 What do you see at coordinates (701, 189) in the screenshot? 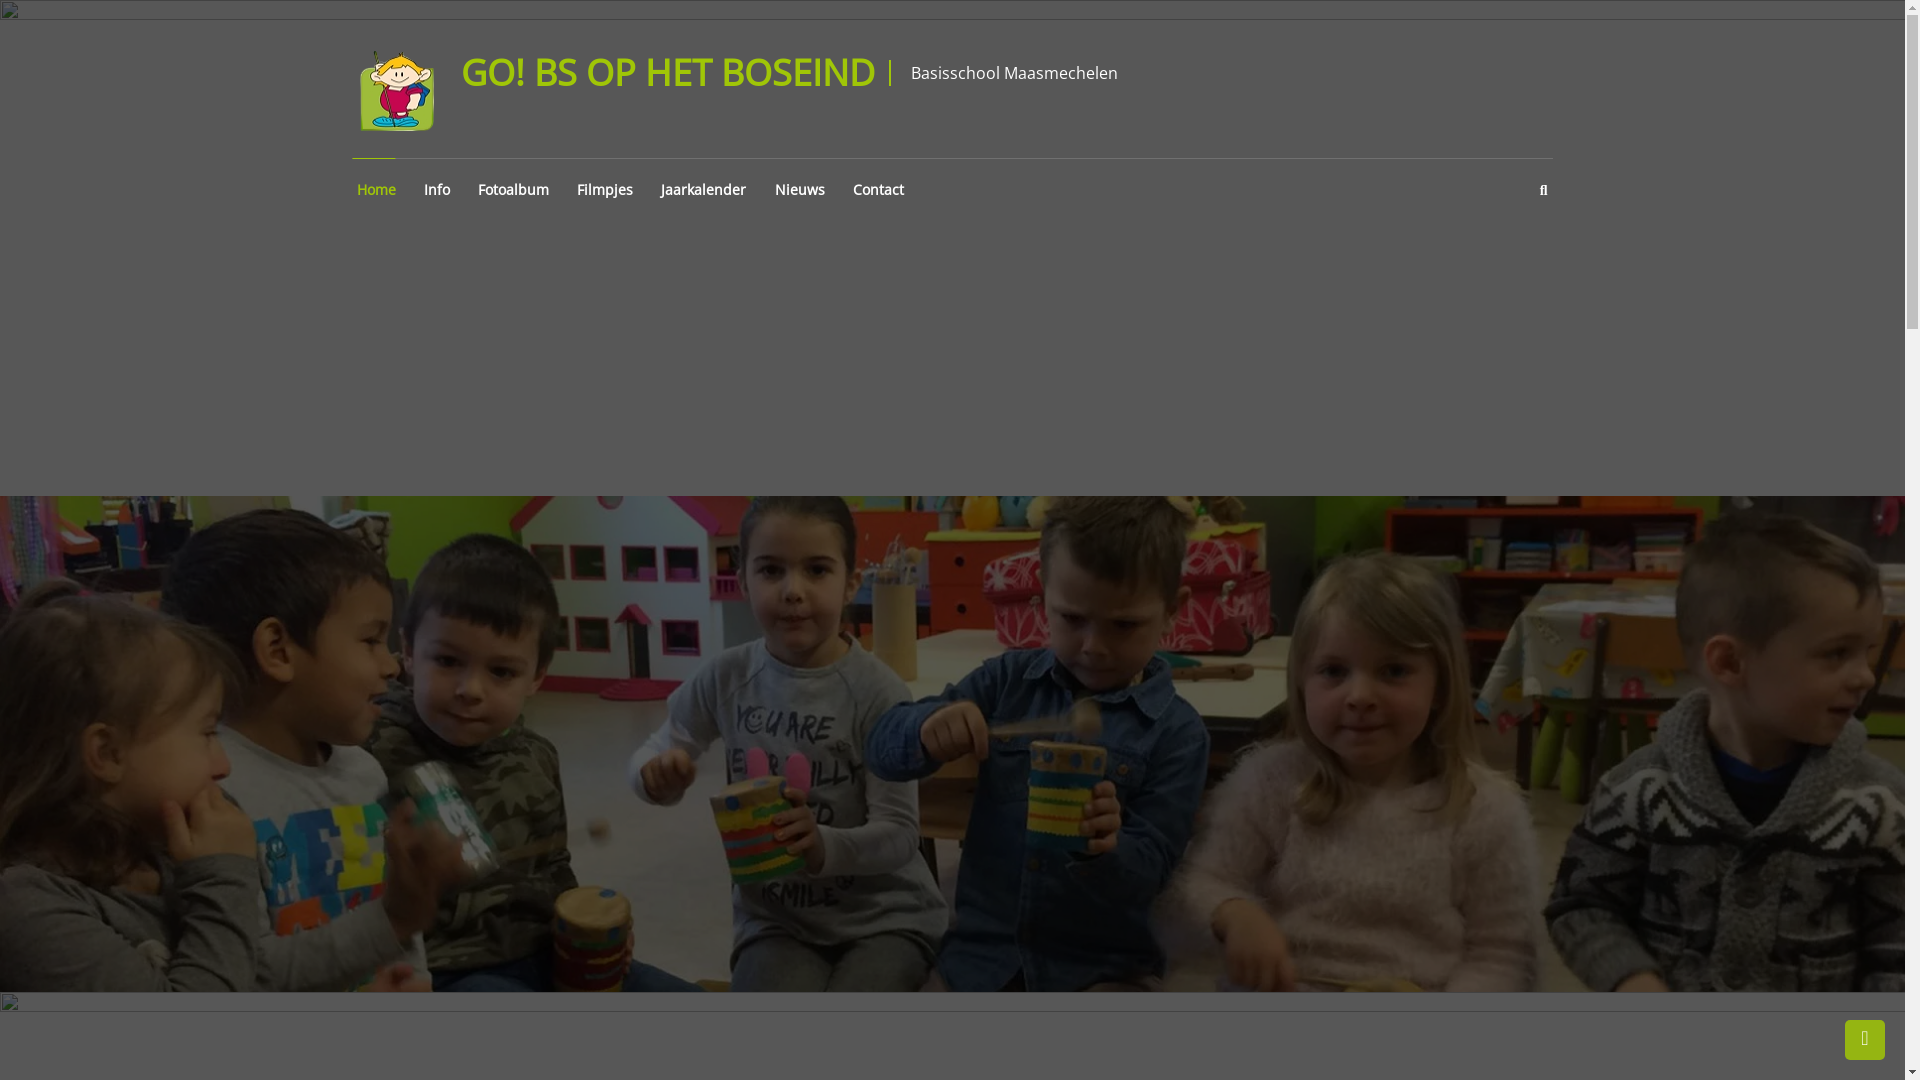
I see `'Jaarkalender'` at bounding box center [701, 189].